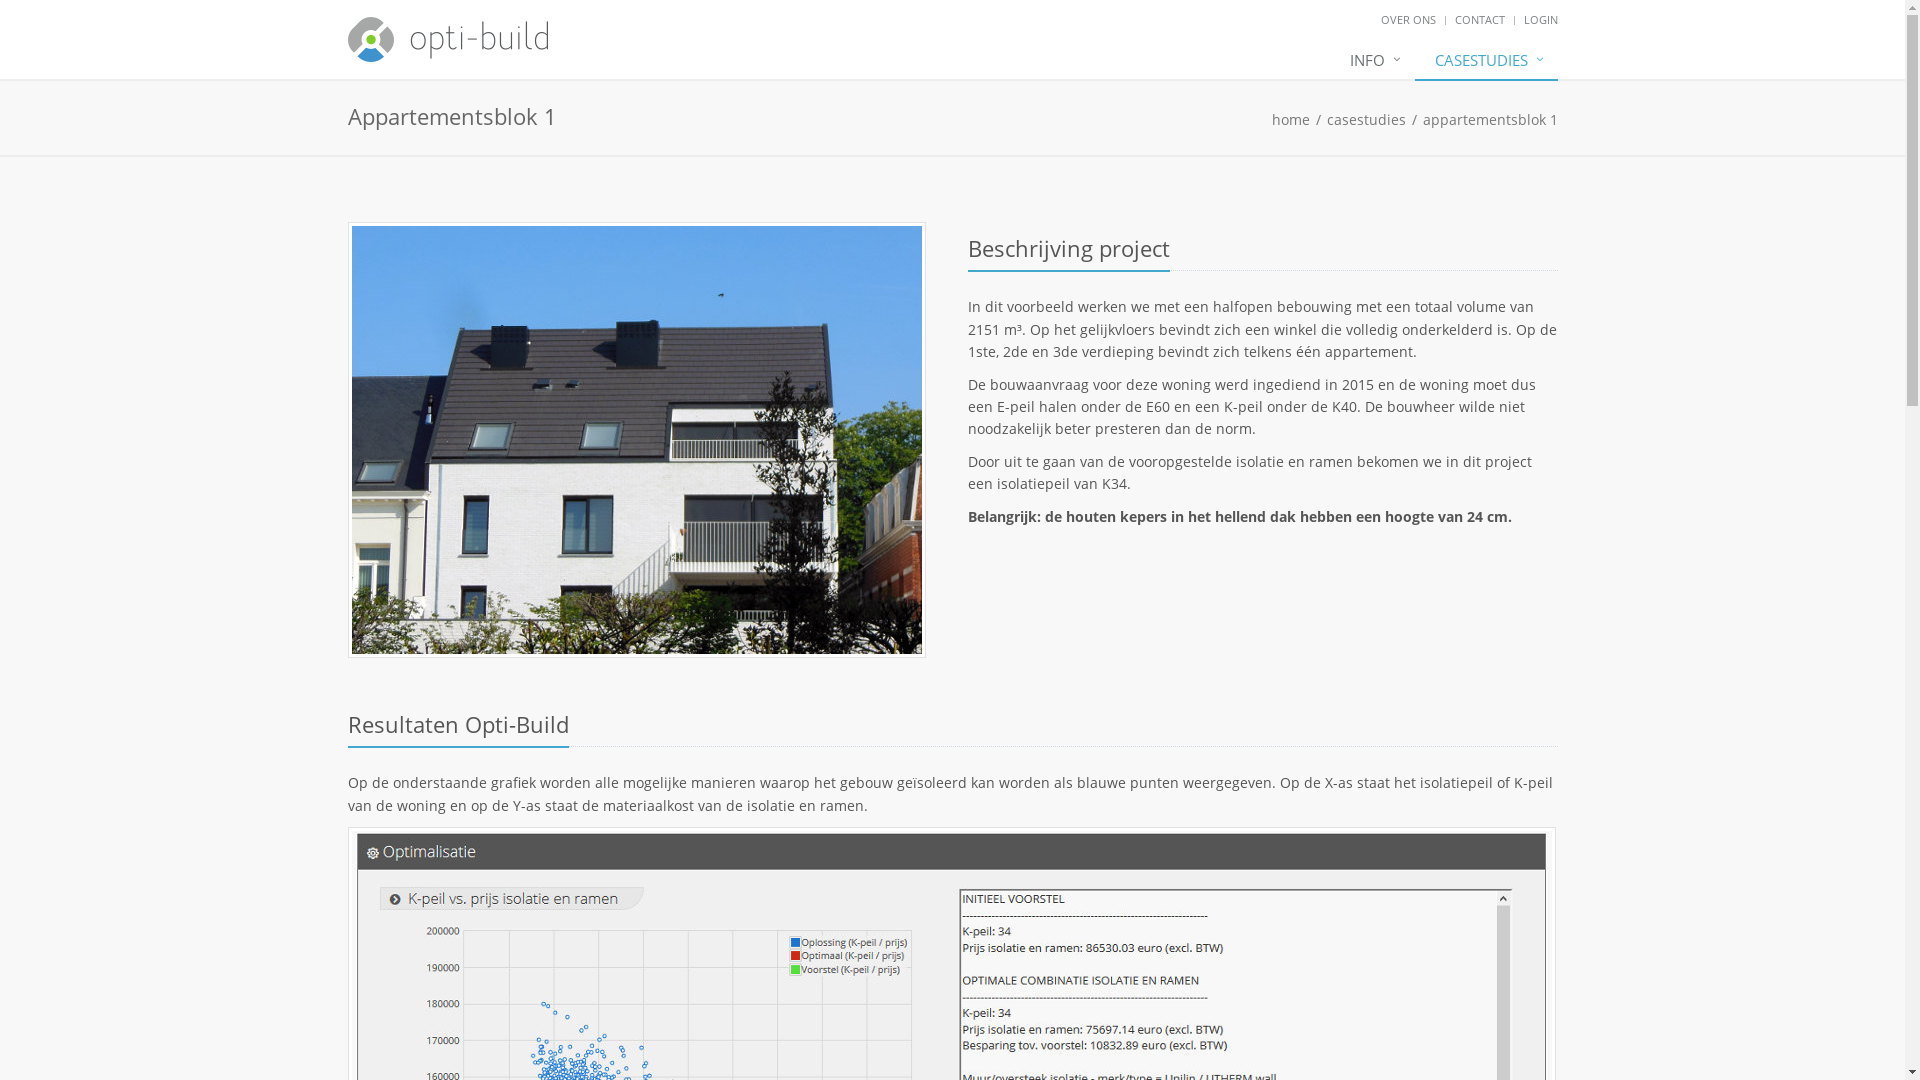  I want to click on 'casestudies', so click(1364, 119).